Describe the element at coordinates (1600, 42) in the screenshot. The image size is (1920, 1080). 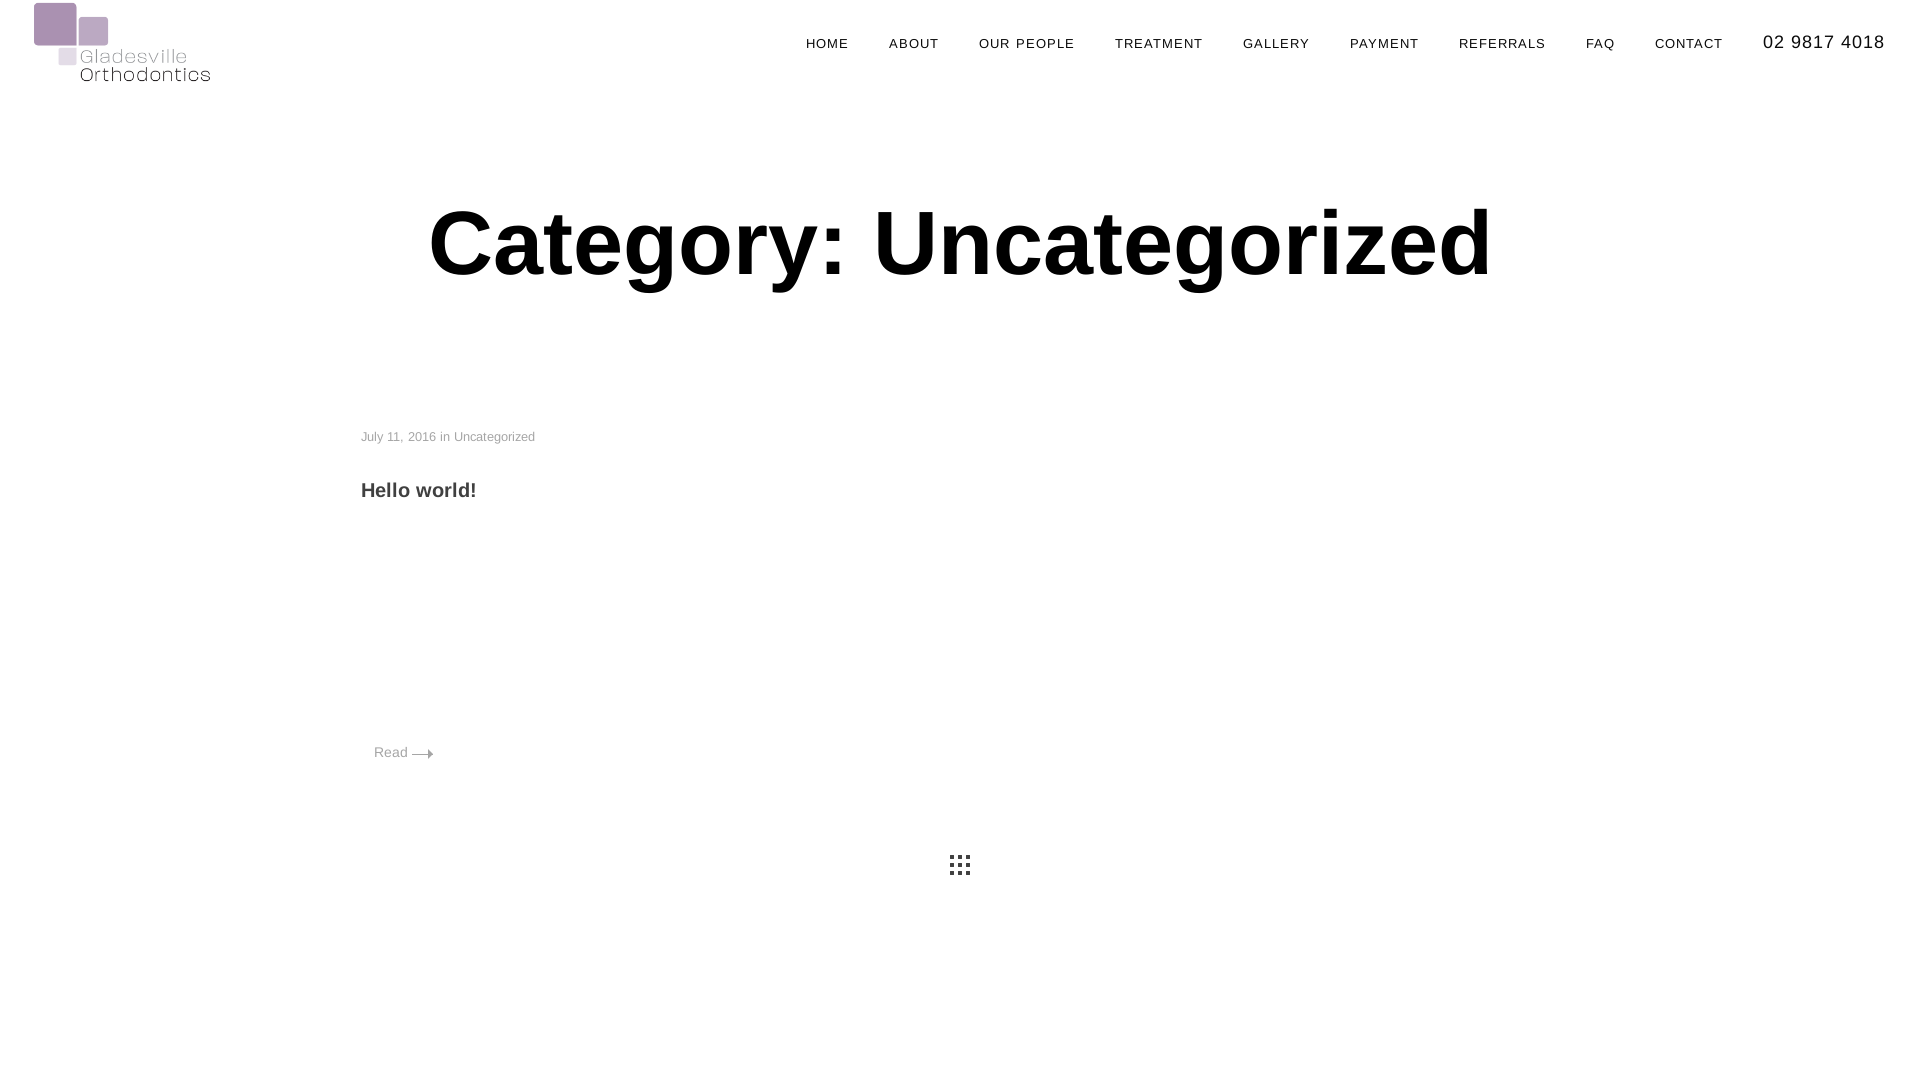
I see `'faq'` at that location.